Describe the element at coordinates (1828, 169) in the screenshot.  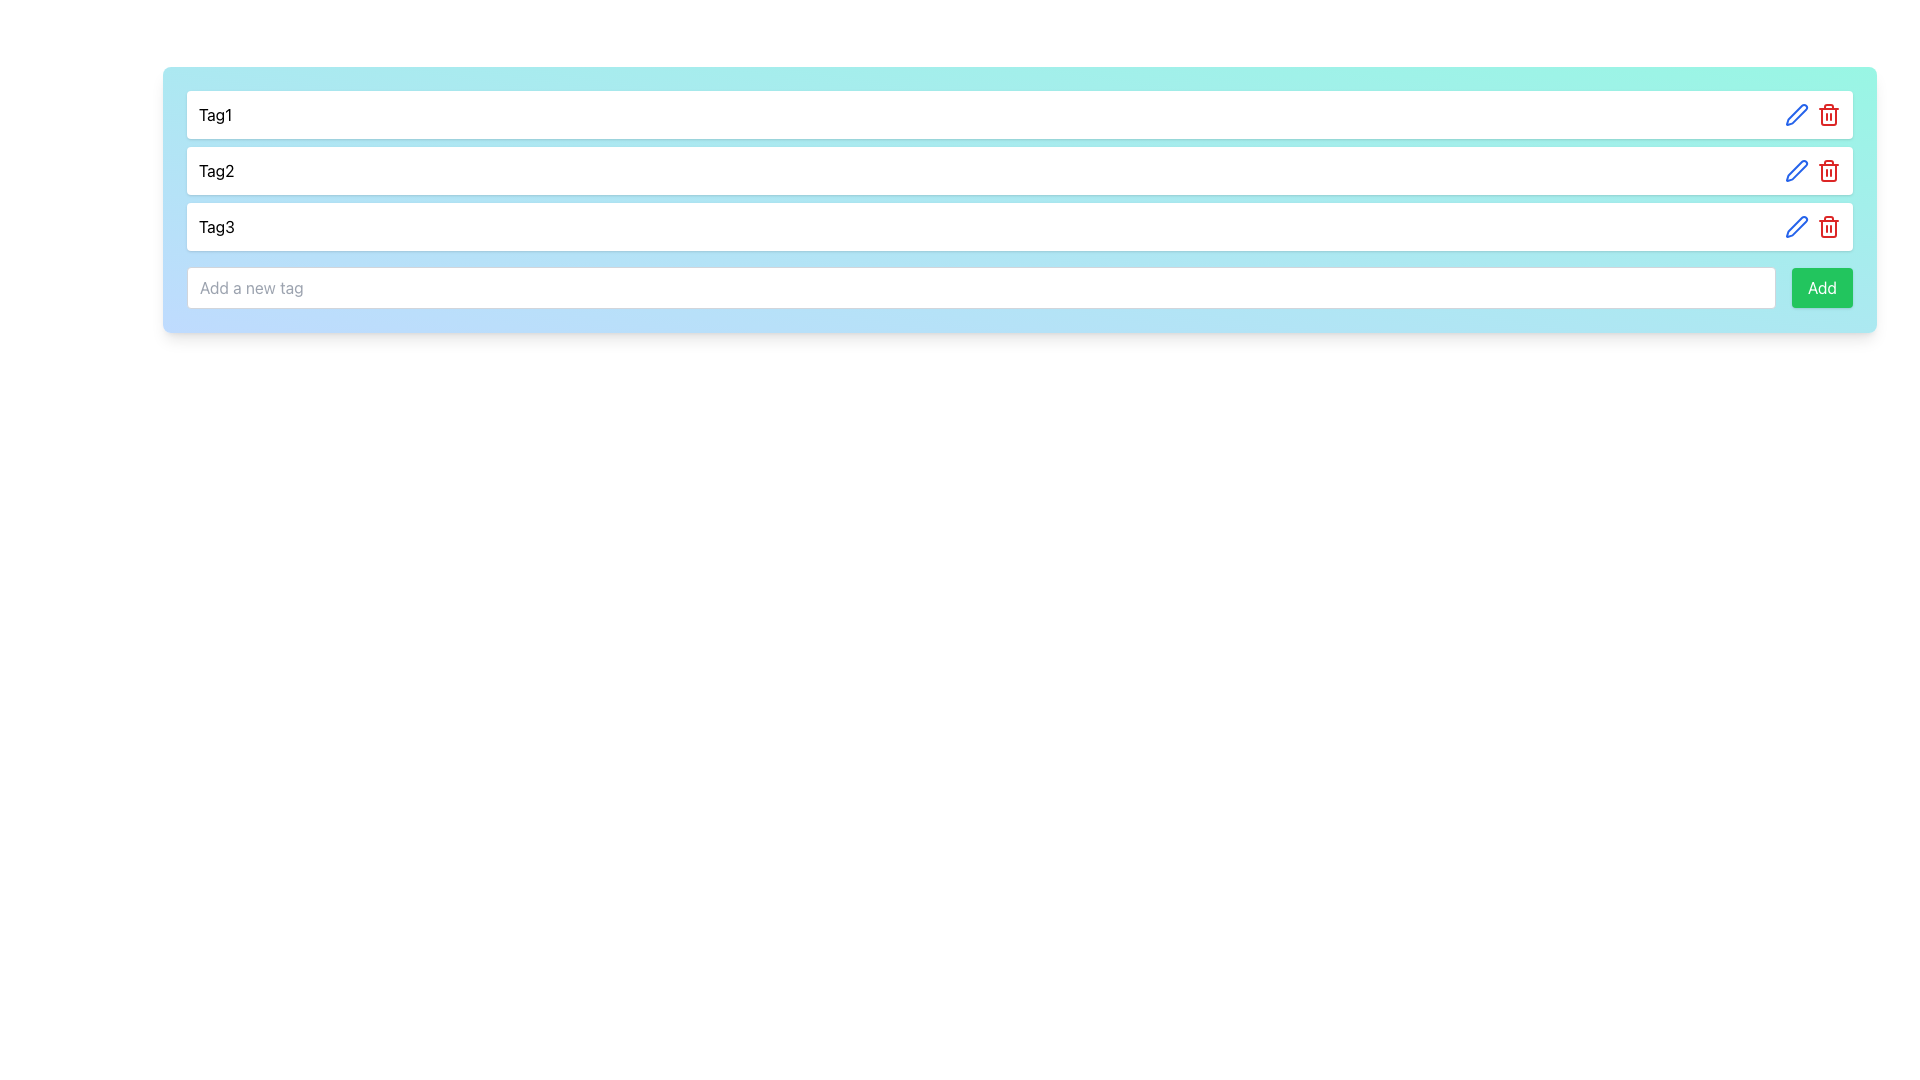
I see `the red trash bin icon button located to the right of 'Tag3'` at that location.